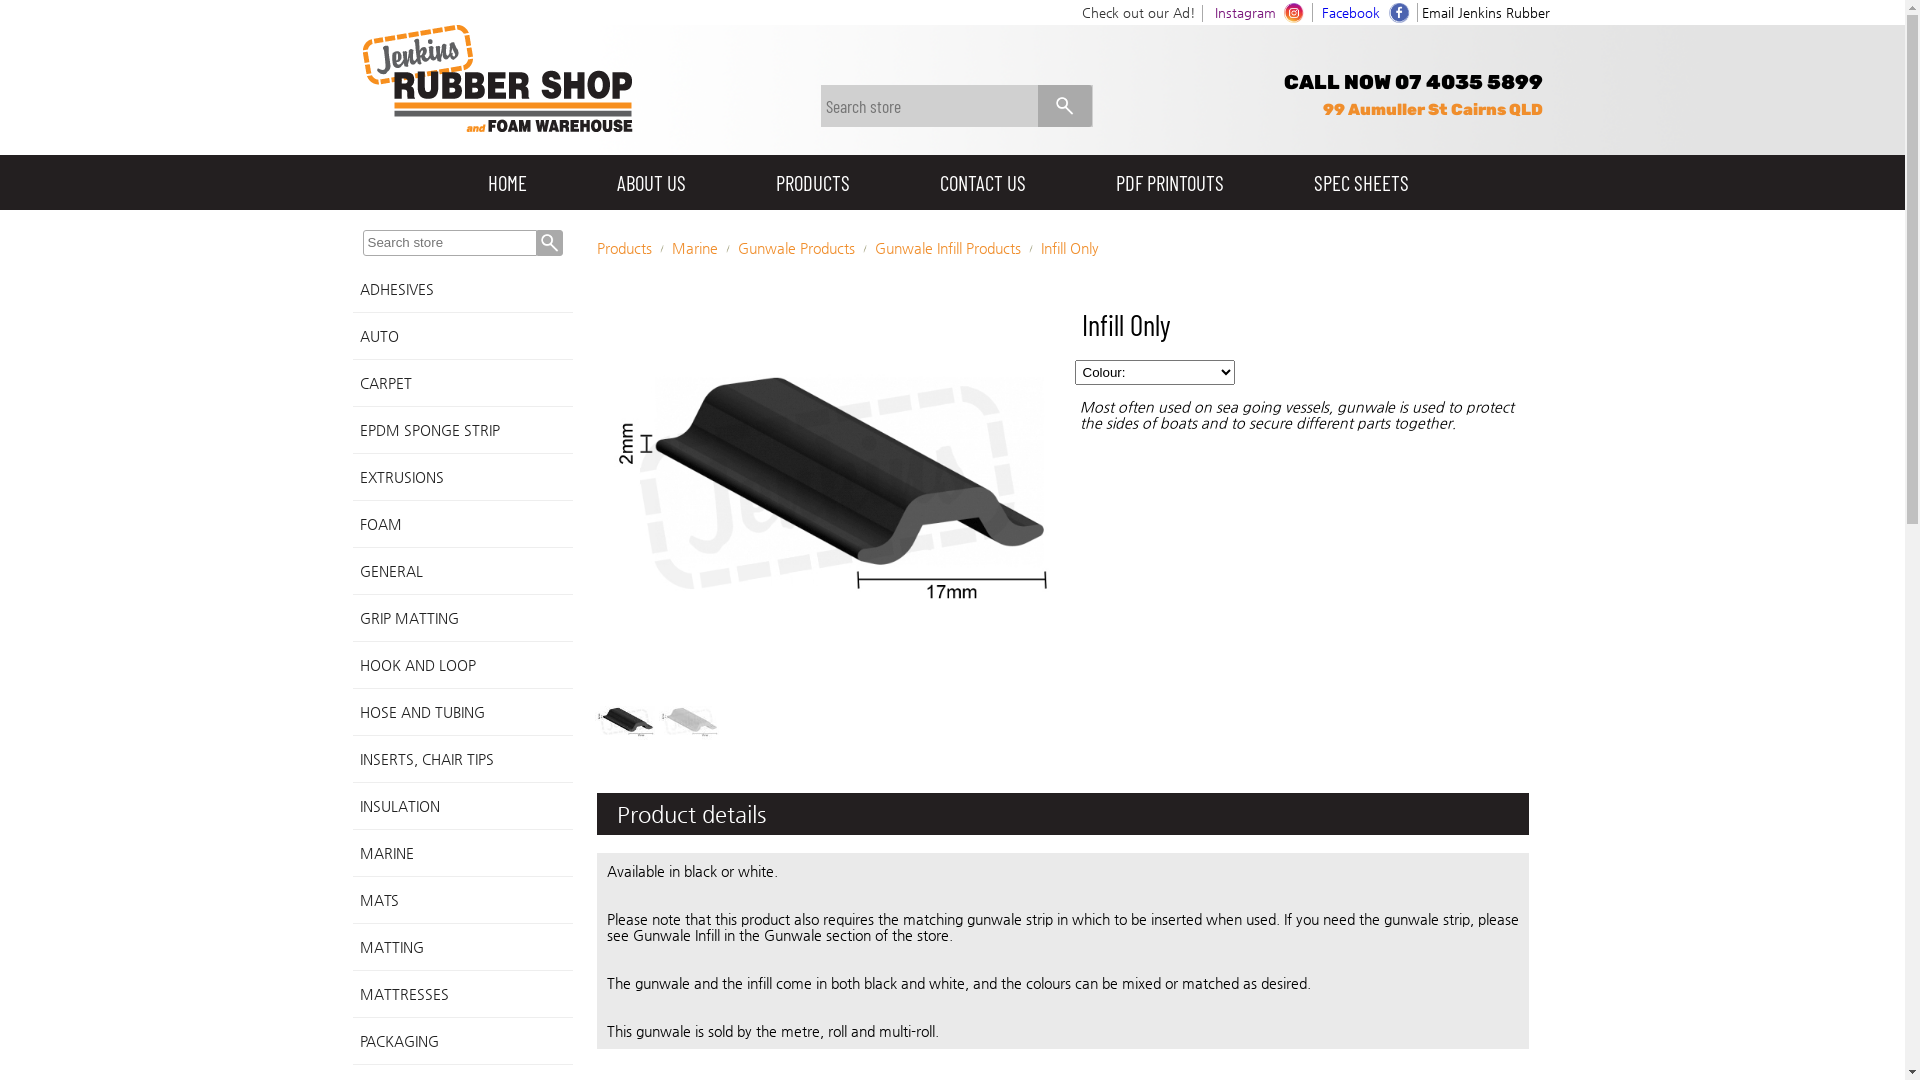 This screenshot has height=1080, width=1920. I want to click on 'CARPET', so click(460, 383).